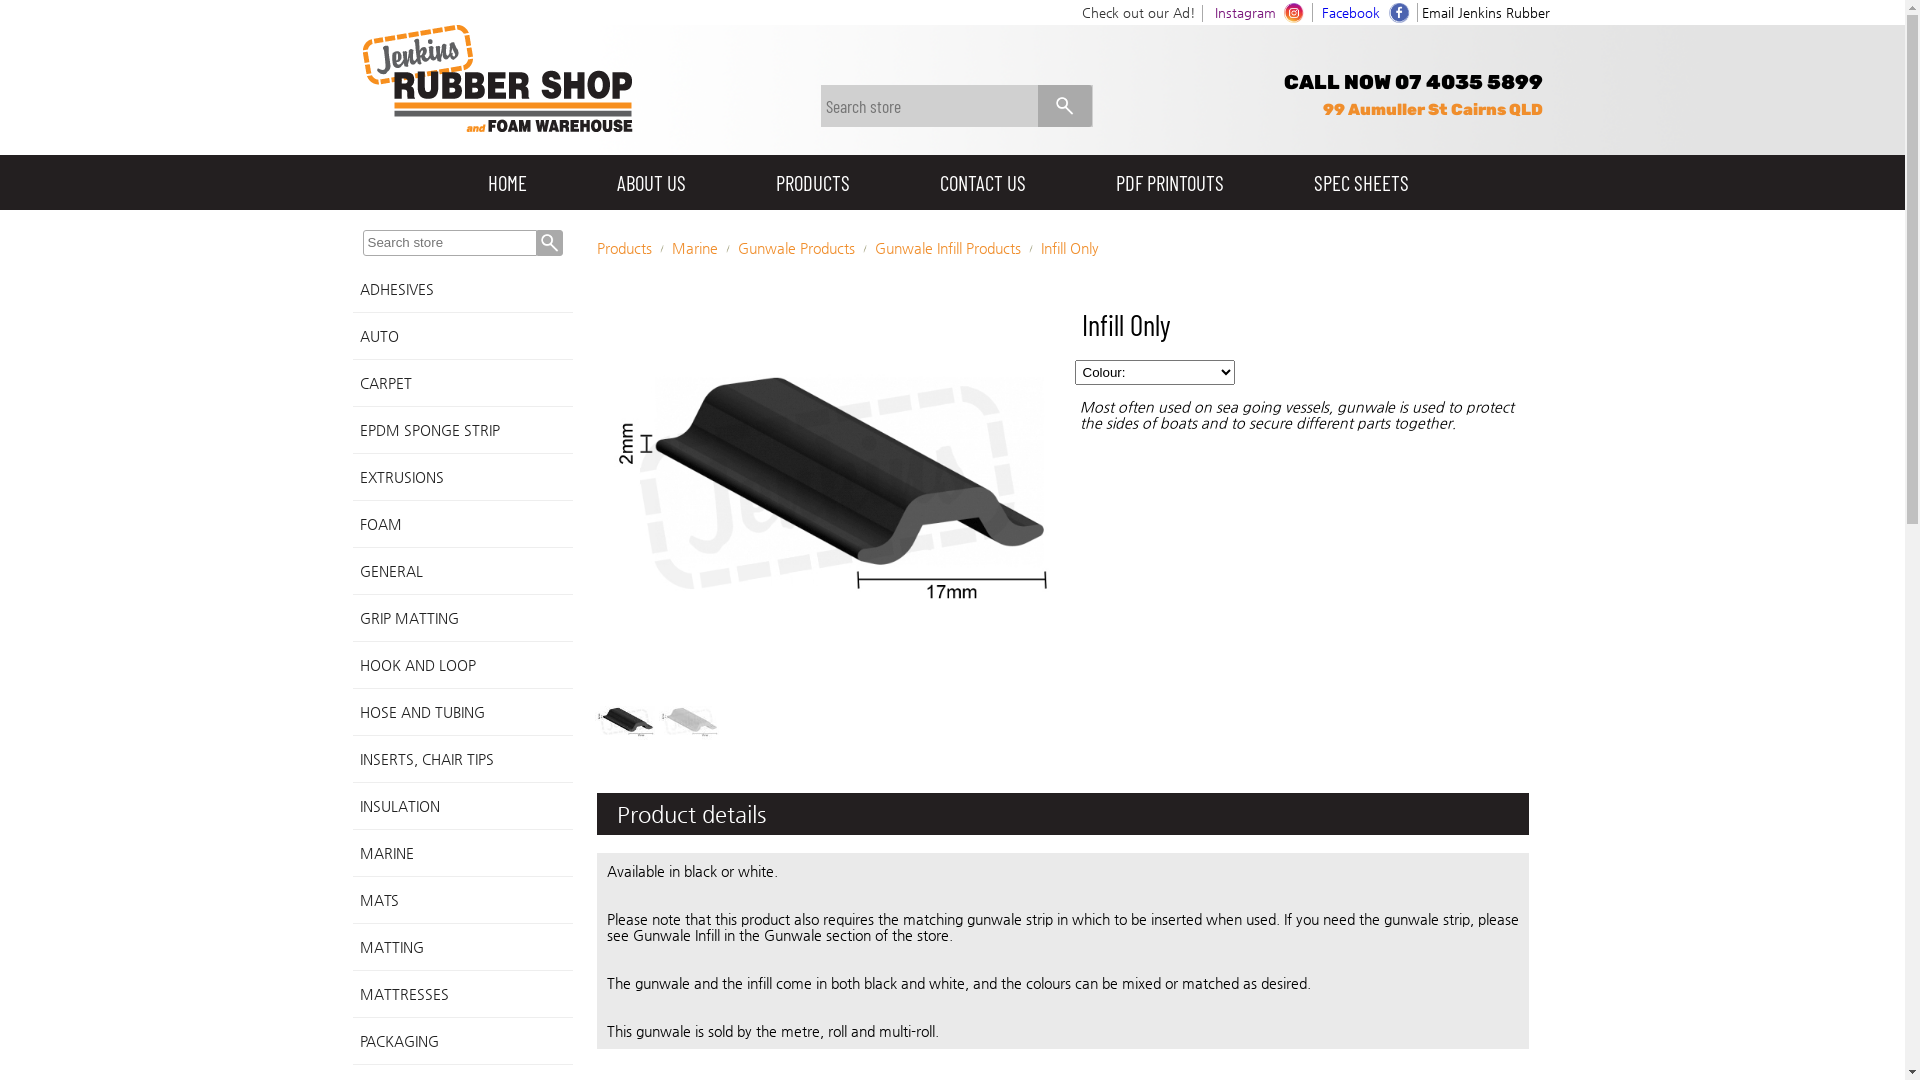 This screenshot has height=1080, width=1920. I want to click on 'CARPET', so click(460, 383).